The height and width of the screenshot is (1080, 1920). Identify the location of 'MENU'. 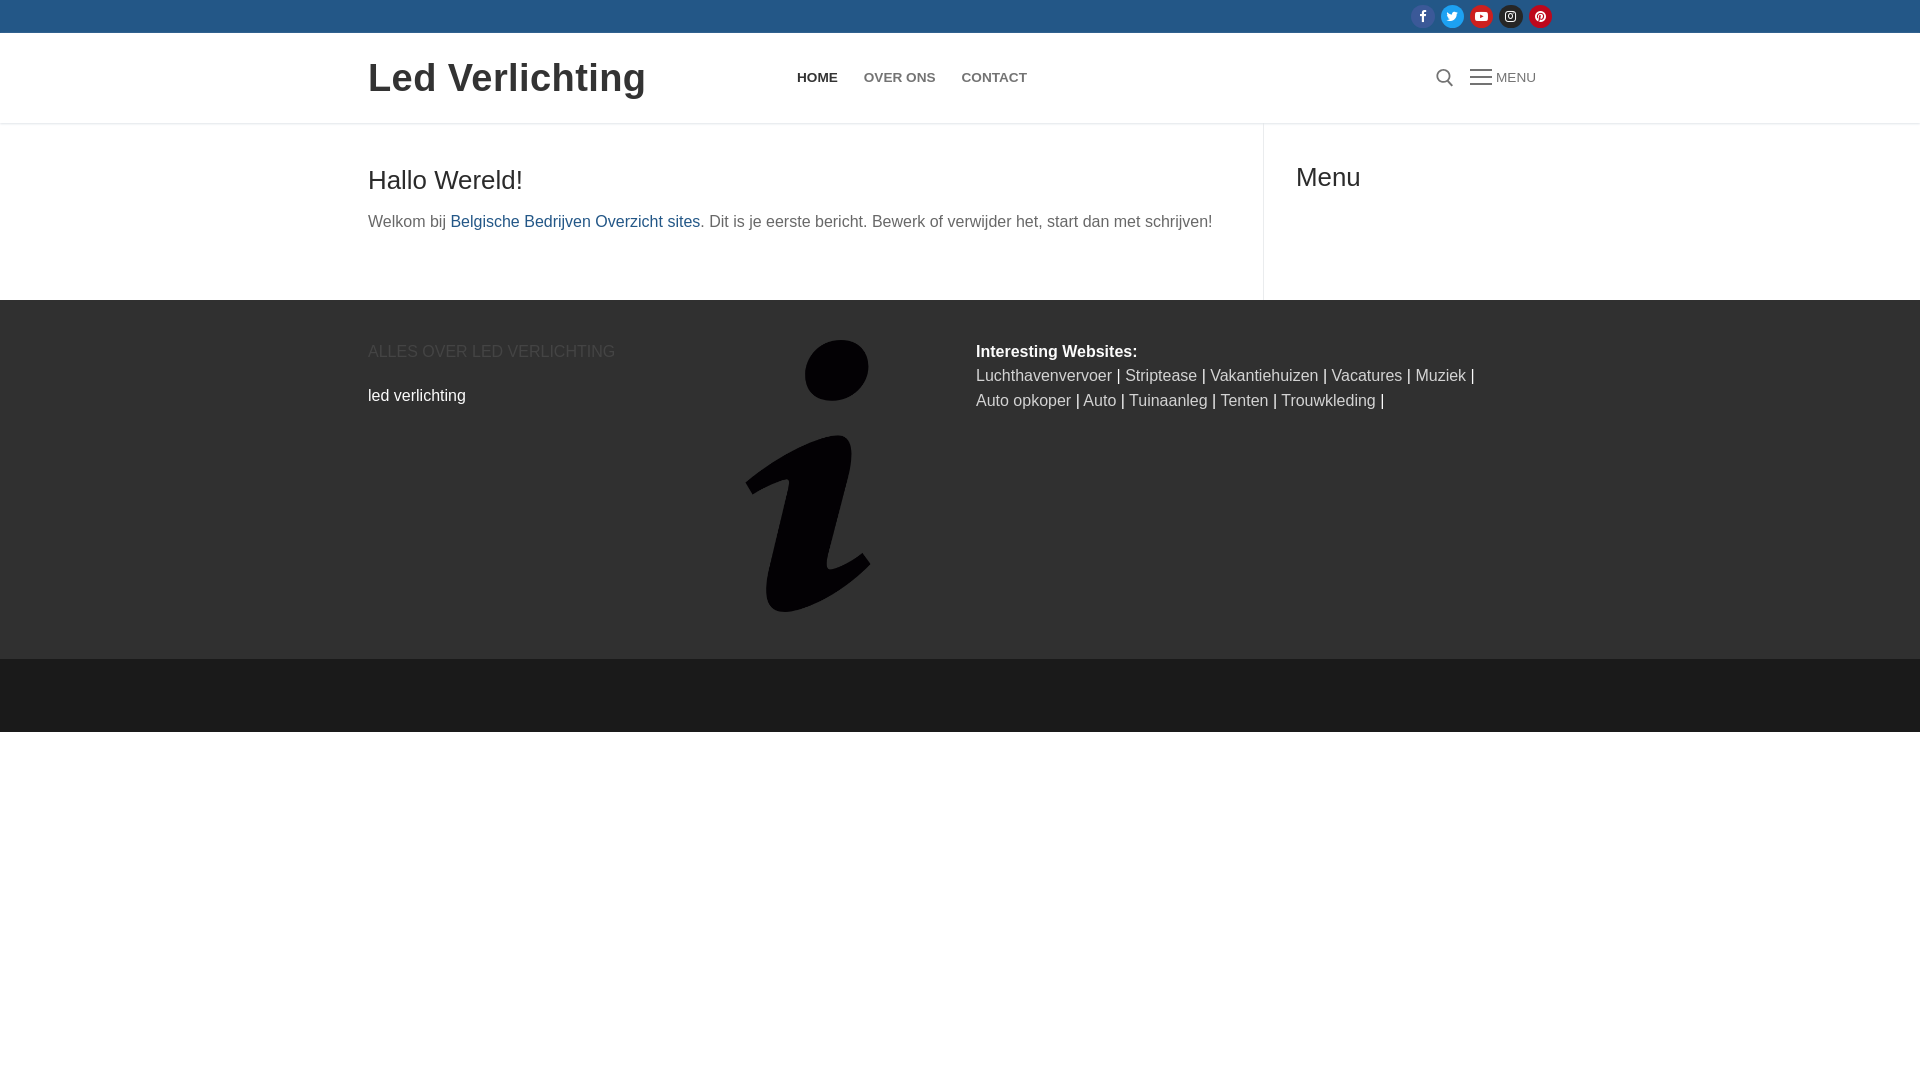
(1469, 76).